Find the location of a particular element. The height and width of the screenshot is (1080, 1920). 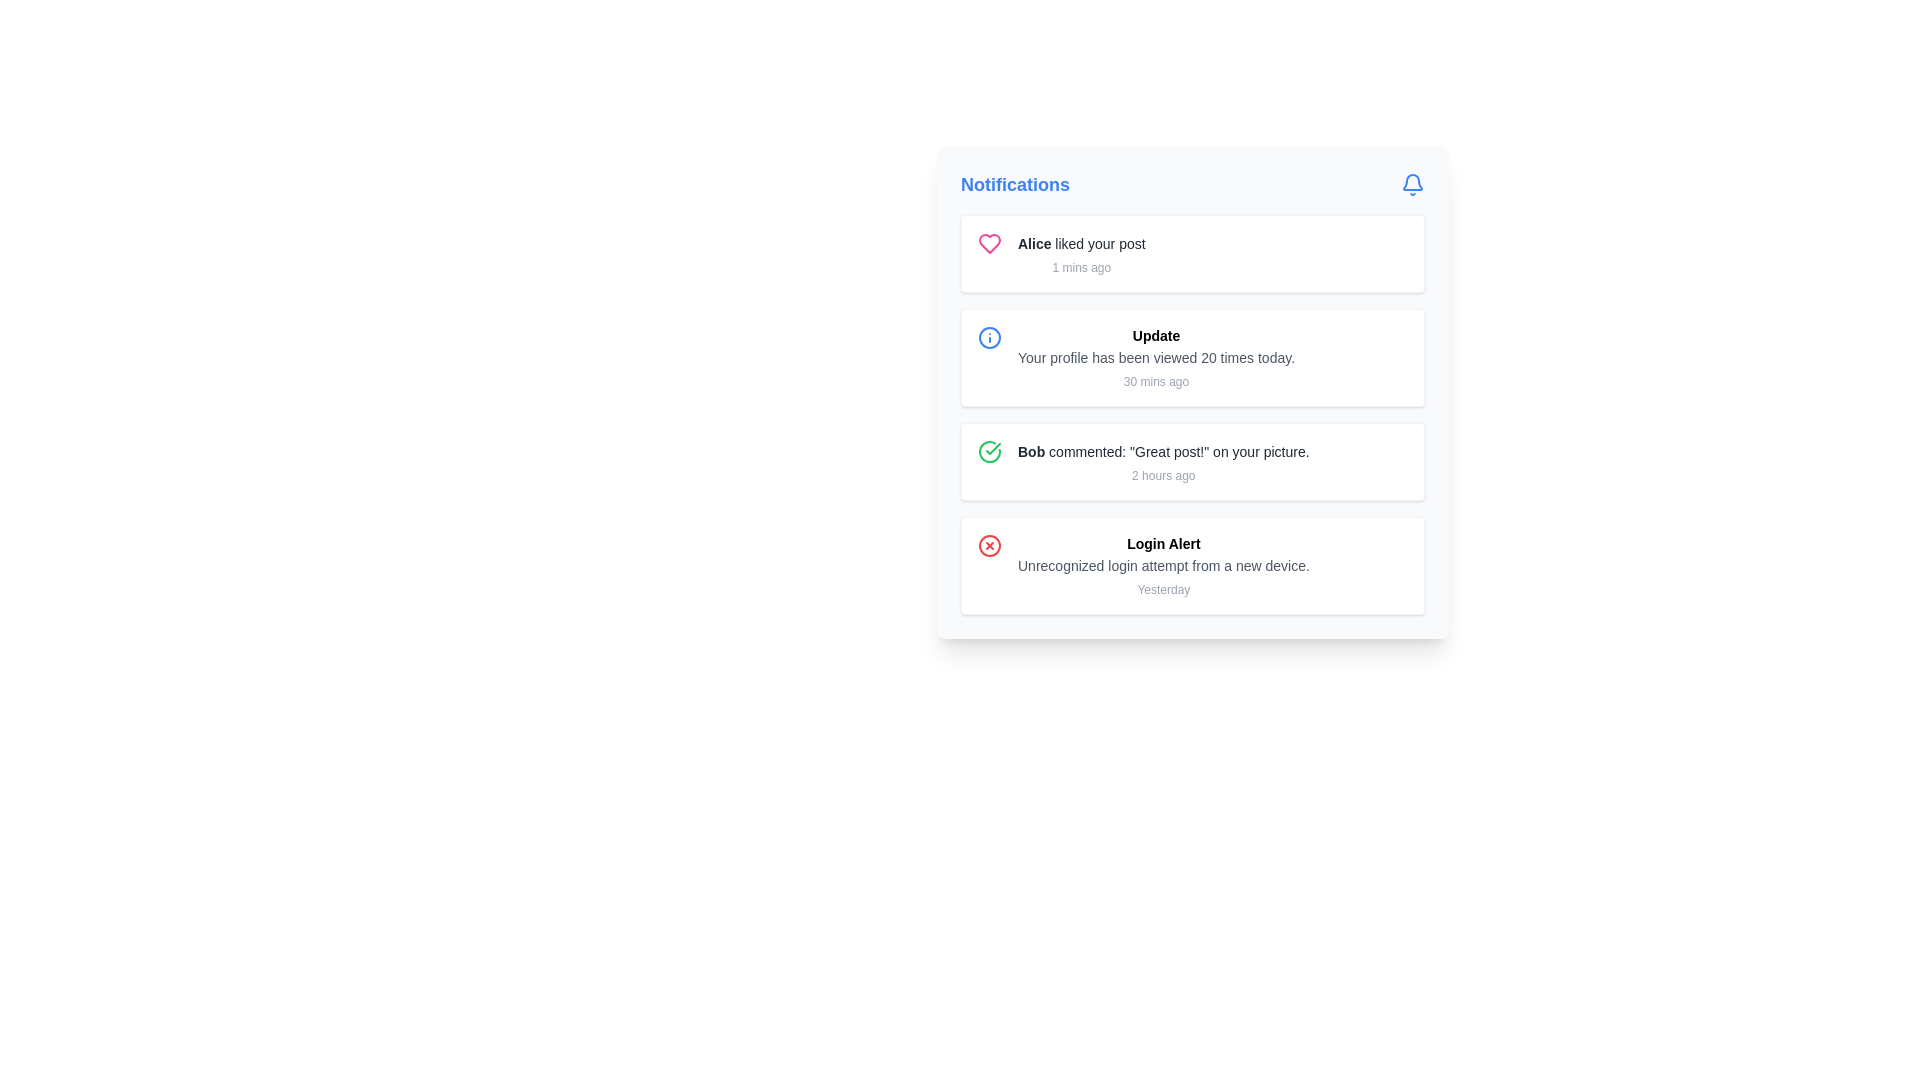

the inner SVG circle that represents an error, warning, or close action, visually associated with the 'Login Alert' notification at the bottom of the notification list is located at coordinates (989, 546).